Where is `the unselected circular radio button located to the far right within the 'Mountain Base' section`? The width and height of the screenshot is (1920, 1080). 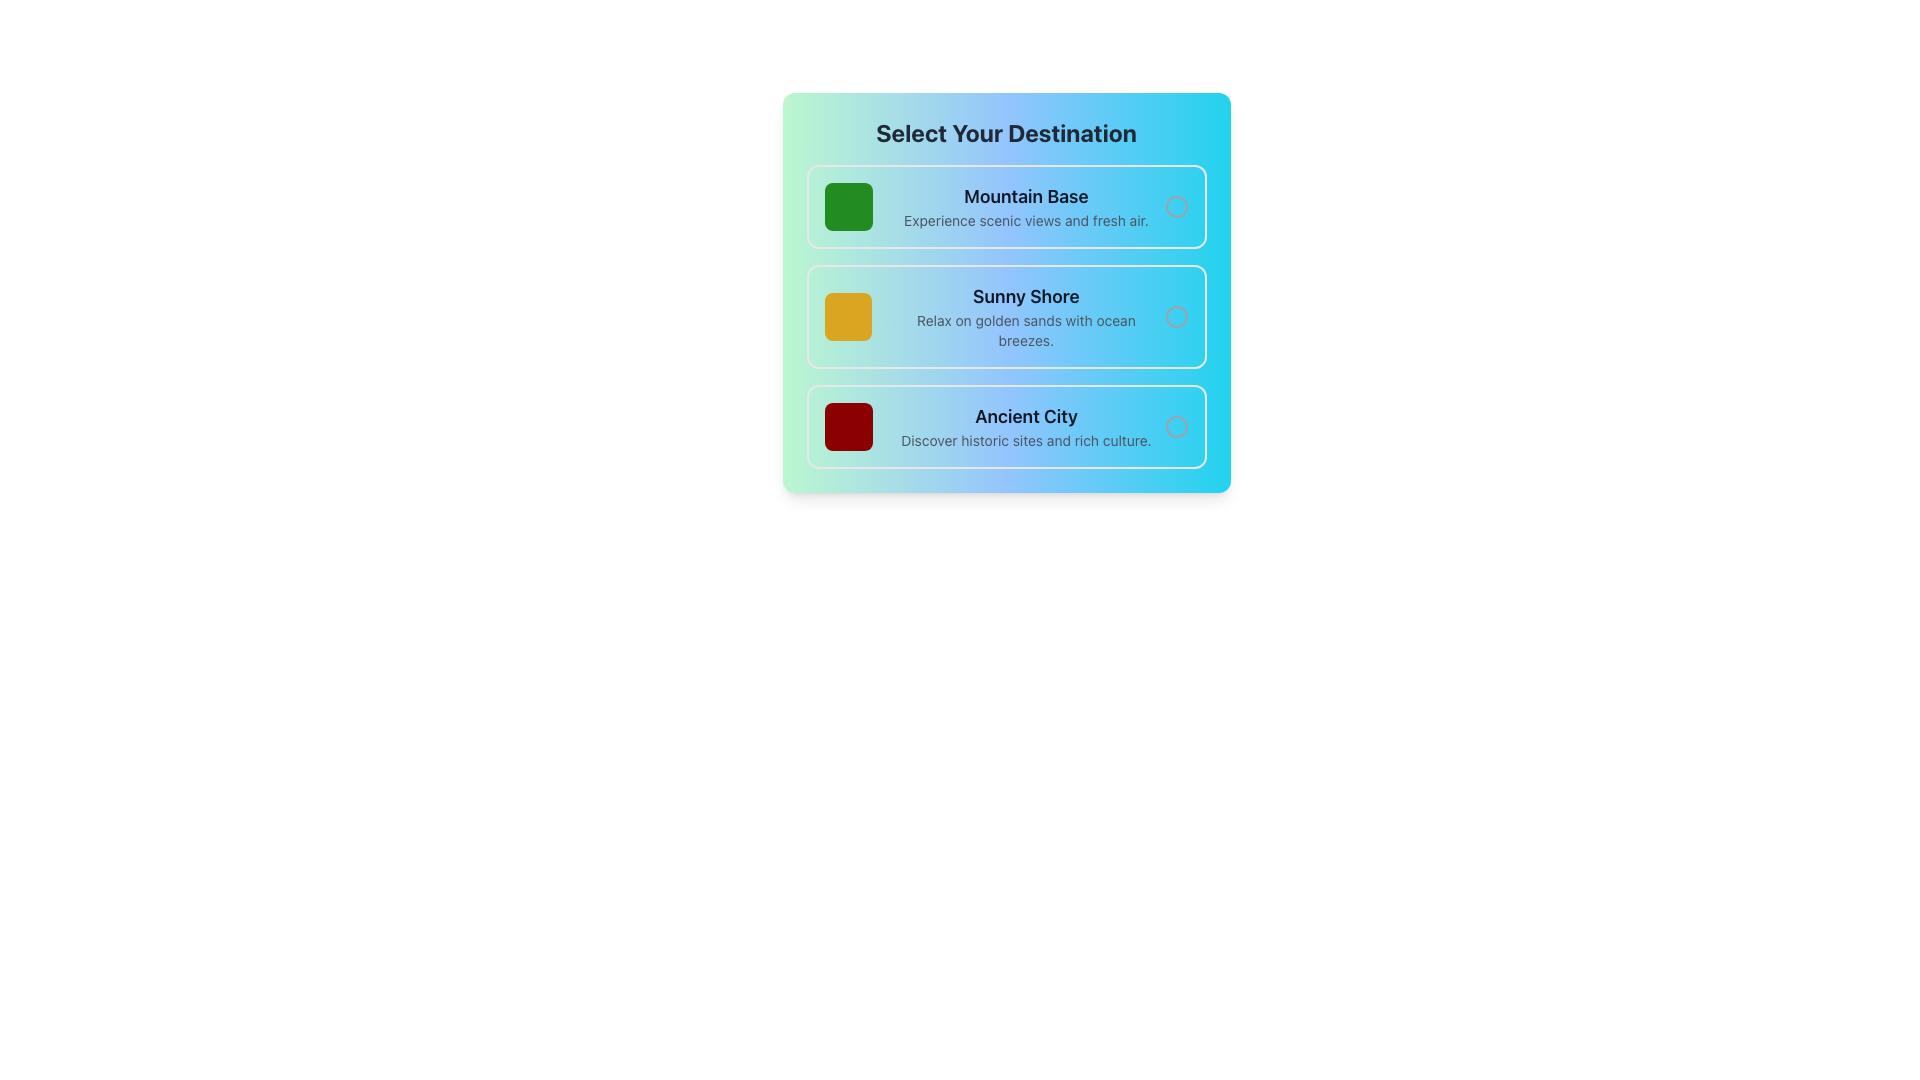
the unselected circular radio button located to the far right within the 'Mountain Base' section is located at coordinates (1176, 207).